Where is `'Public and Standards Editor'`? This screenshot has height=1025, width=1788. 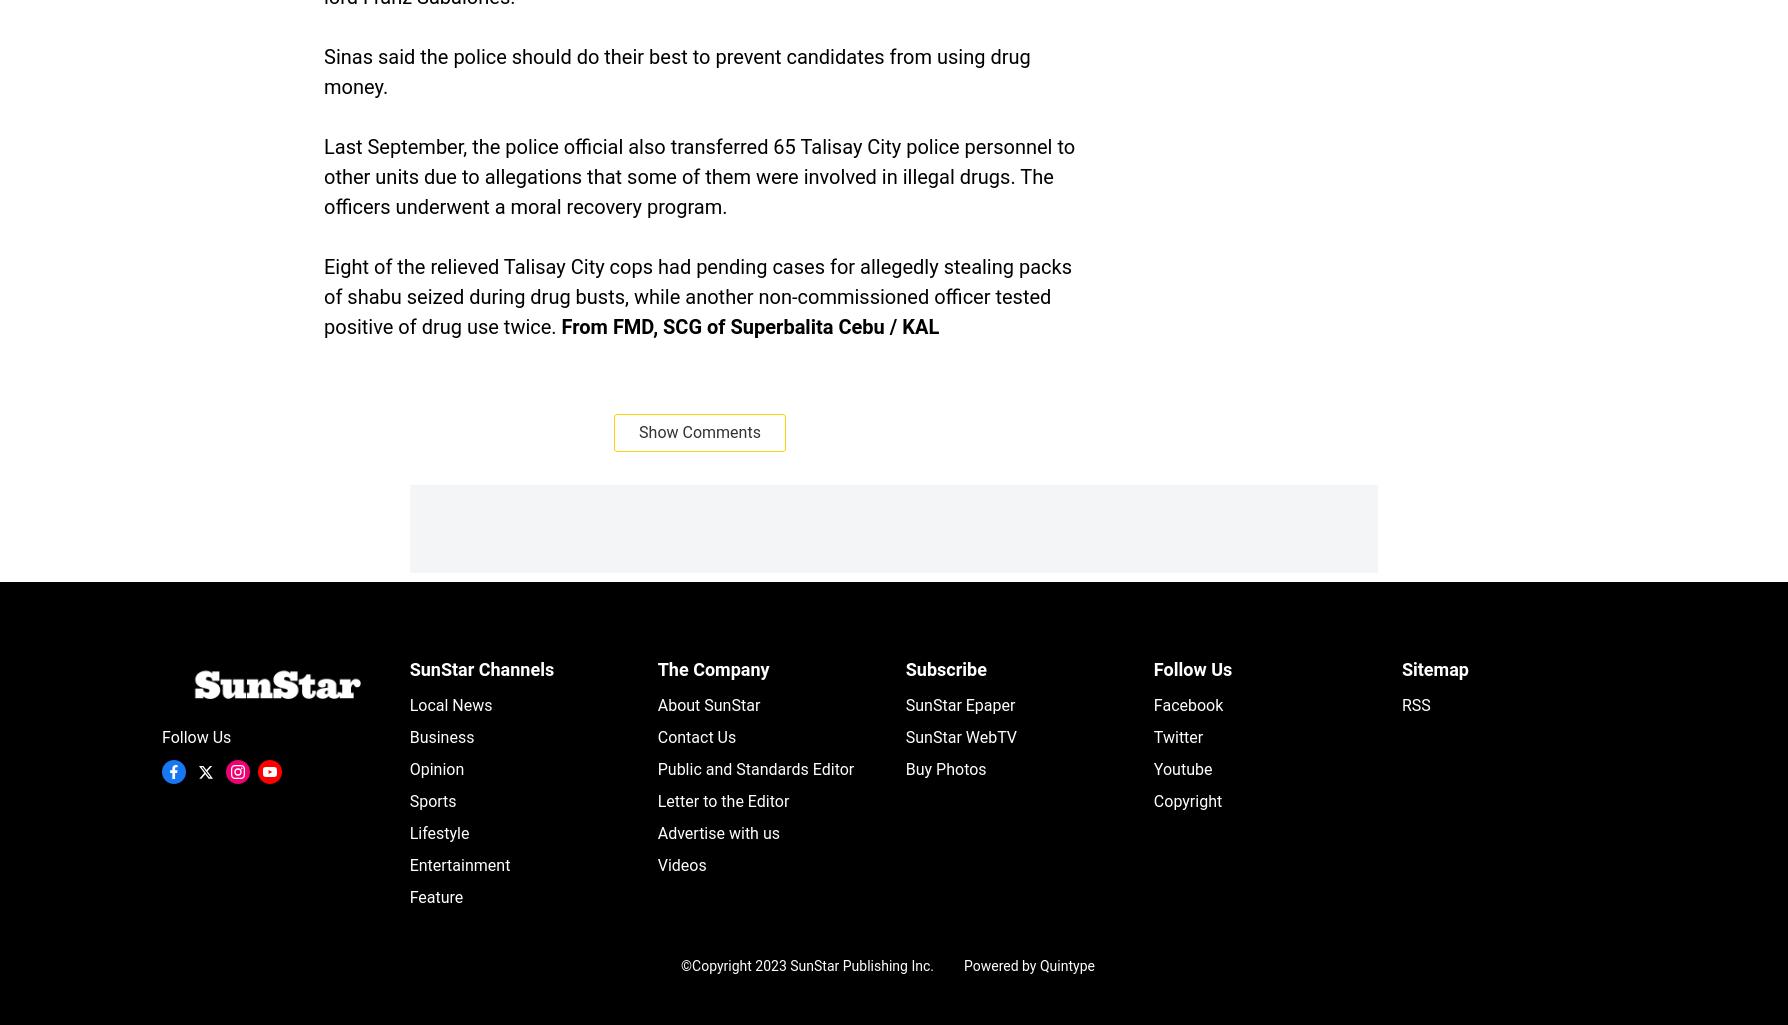 'Public and Standards Editor' is located at coordinates (656, 769).